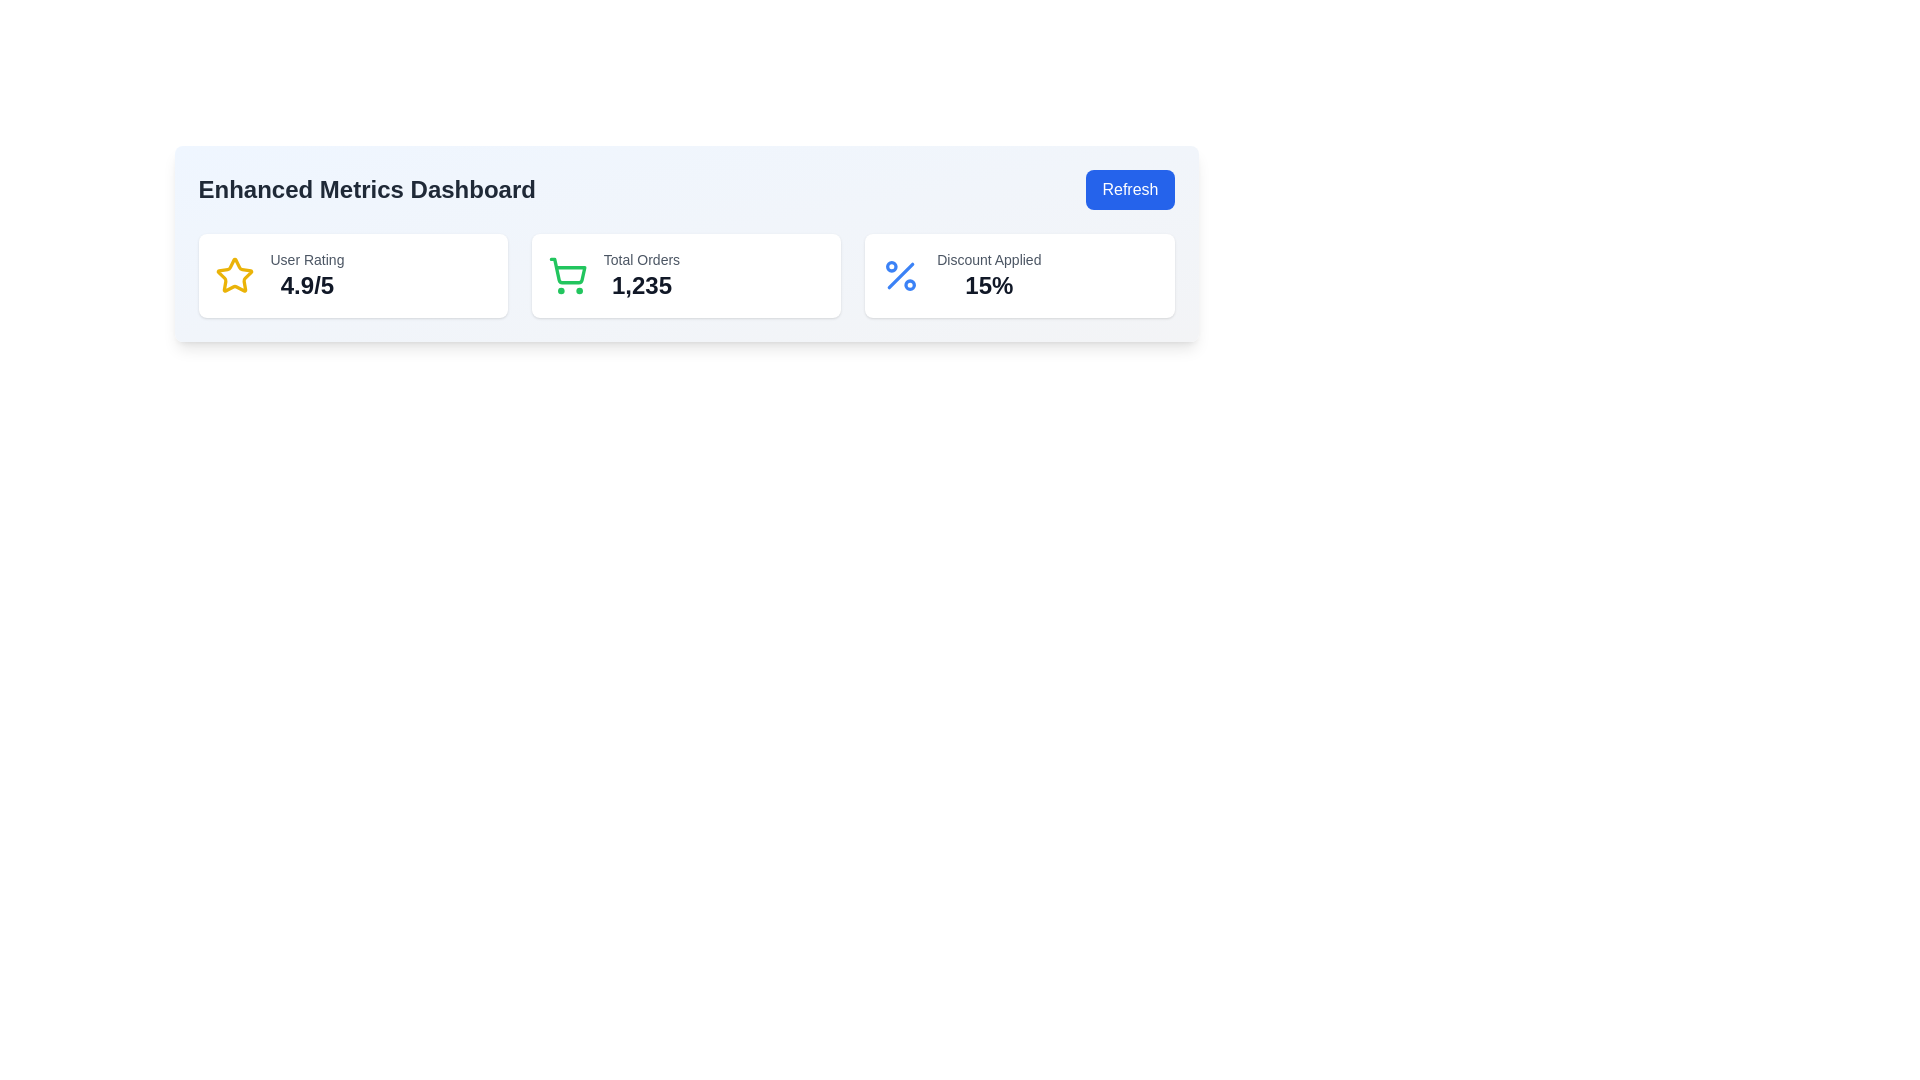  I want to click on the label that describes the total number of orders, located in the upper-left portion of the second card, above the prominently styled number '1,235', so click(641, 258).